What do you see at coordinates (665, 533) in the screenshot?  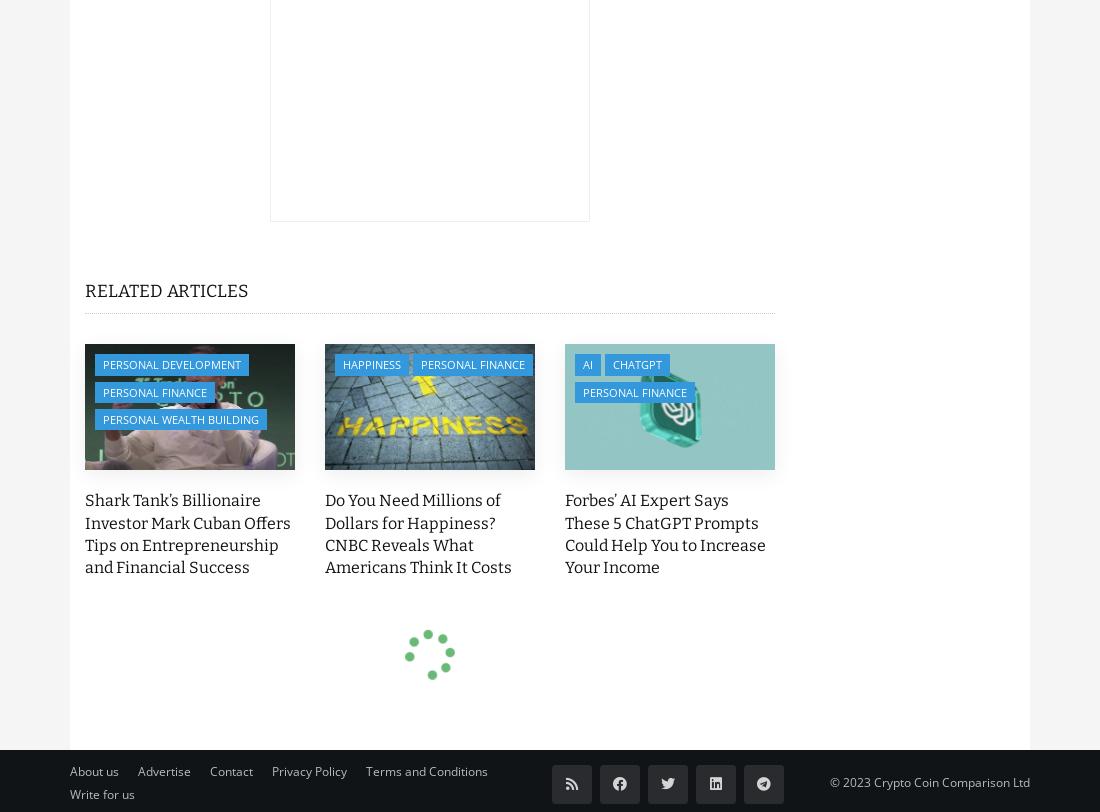 I see `'Forbes’ AI Expert Says These 5 ChatGPT Prompts Could Help You to Increase Your Income'` at bounding box center [665, 533].